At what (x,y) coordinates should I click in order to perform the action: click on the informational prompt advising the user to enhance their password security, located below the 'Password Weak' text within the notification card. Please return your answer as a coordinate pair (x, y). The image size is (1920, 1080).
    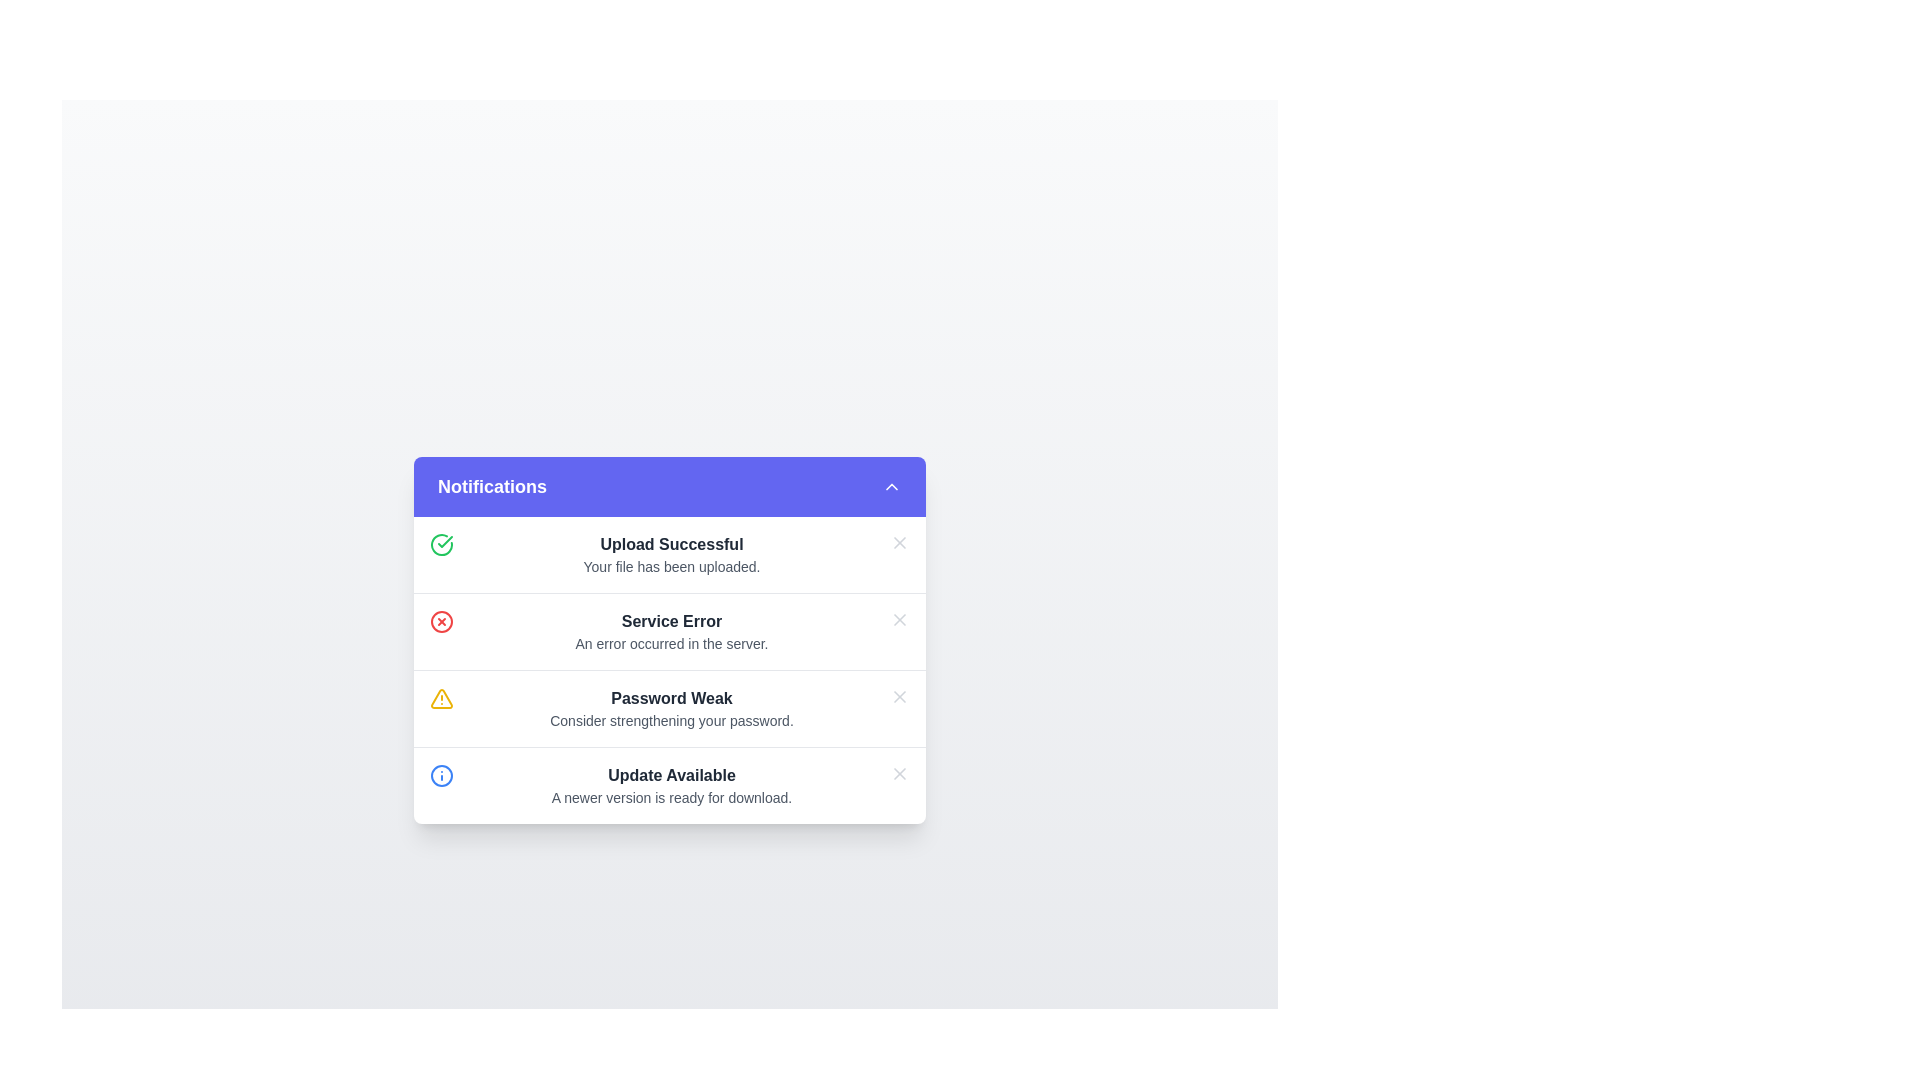
    Looking at the image, I should click on (672, 720).